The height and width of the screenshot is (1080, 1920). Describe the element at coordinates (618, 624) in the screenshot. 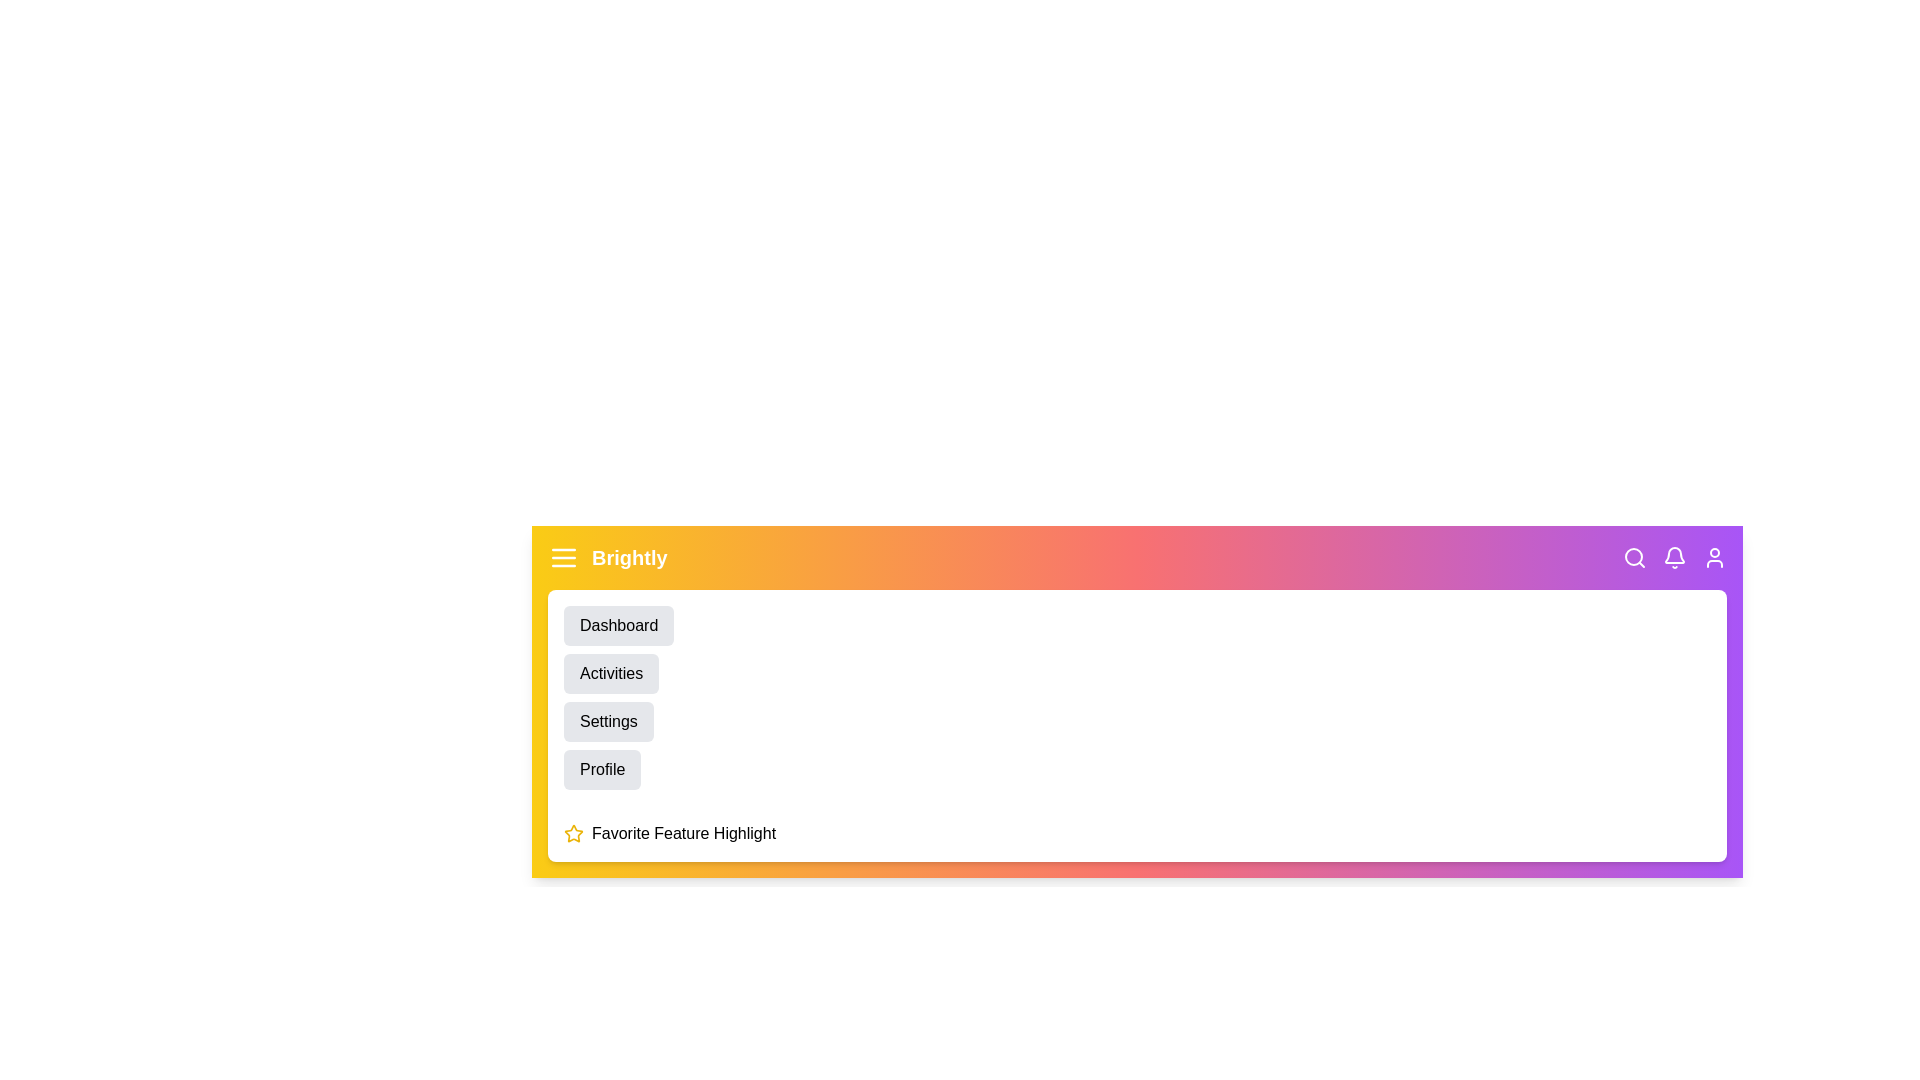

I see `the 'Dashboard' menu item` at that location.